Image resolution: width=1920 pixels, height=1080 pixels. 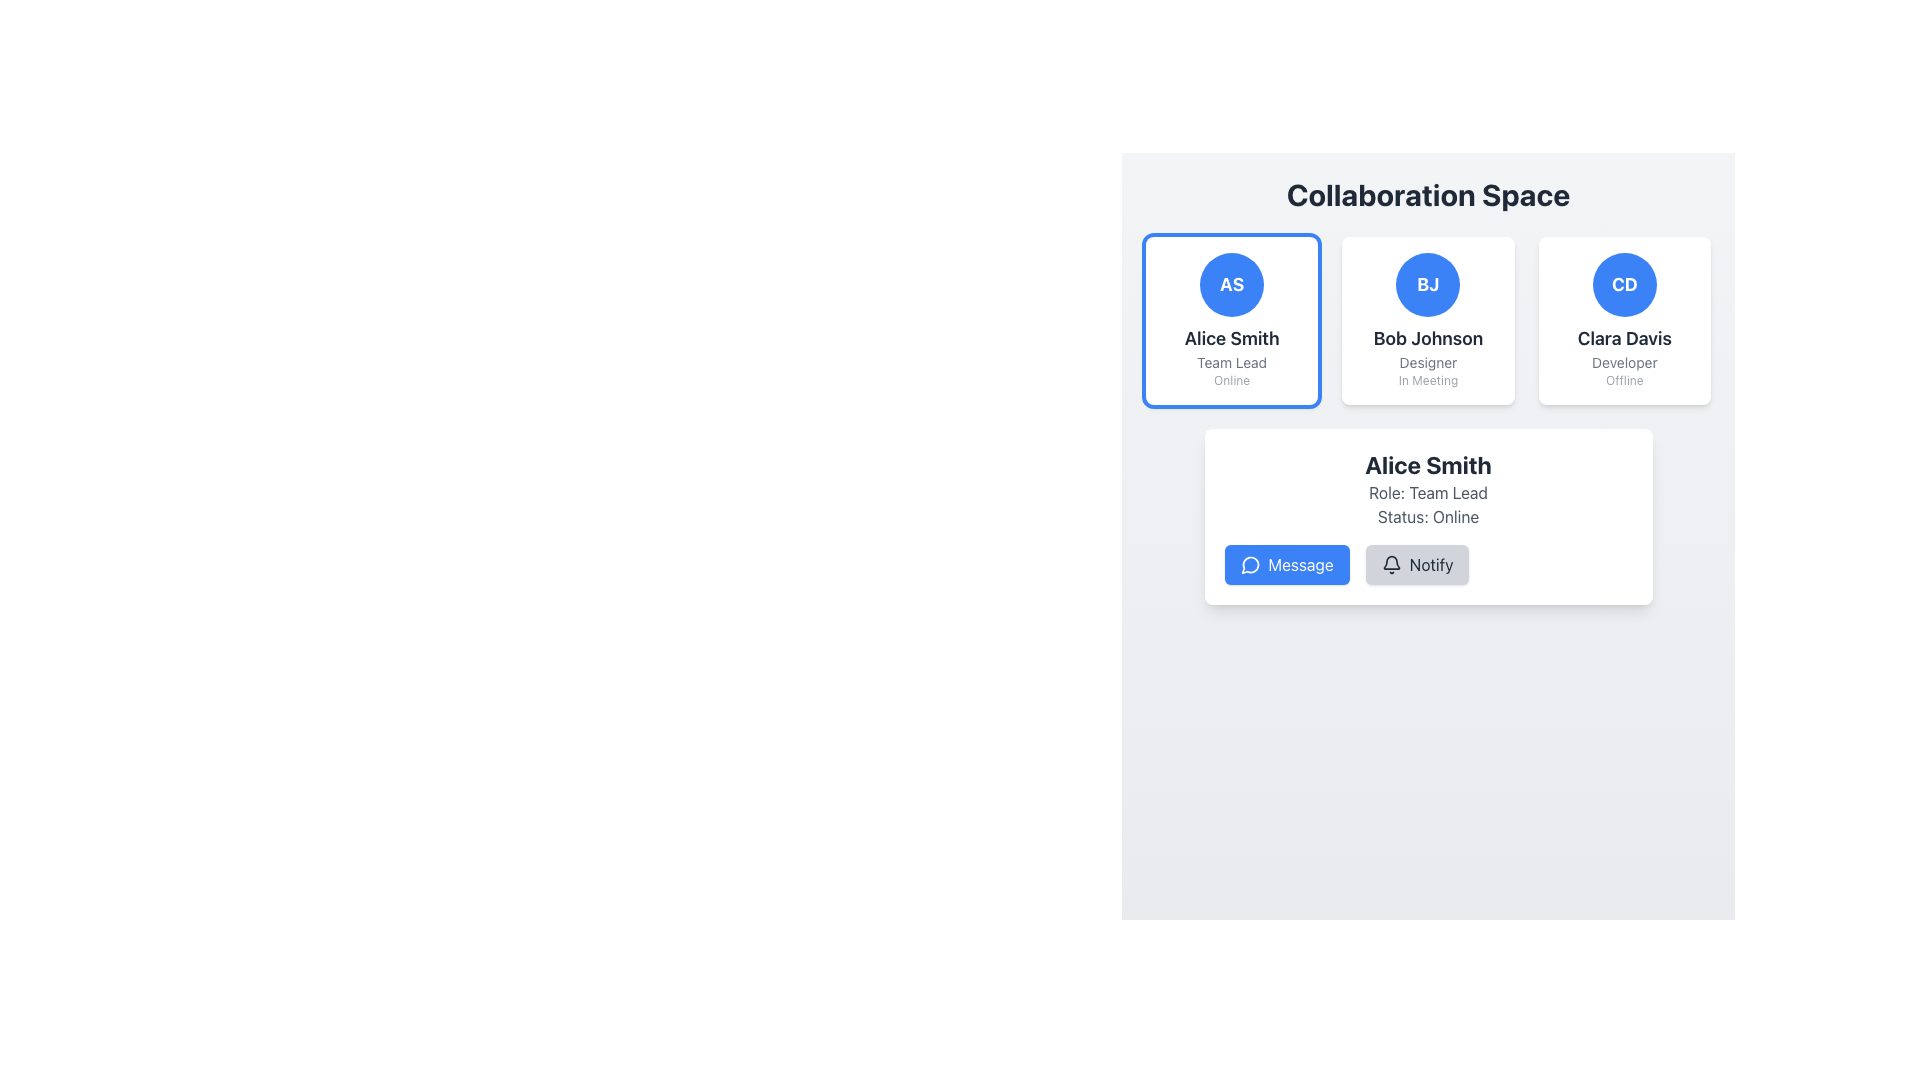 What do you see at coordinates (1624, 285) in the screenshot?
I see `the Avatar badge representing user Clara Davis, located at the top-center of the user card` at bounding box center [1624, 285].